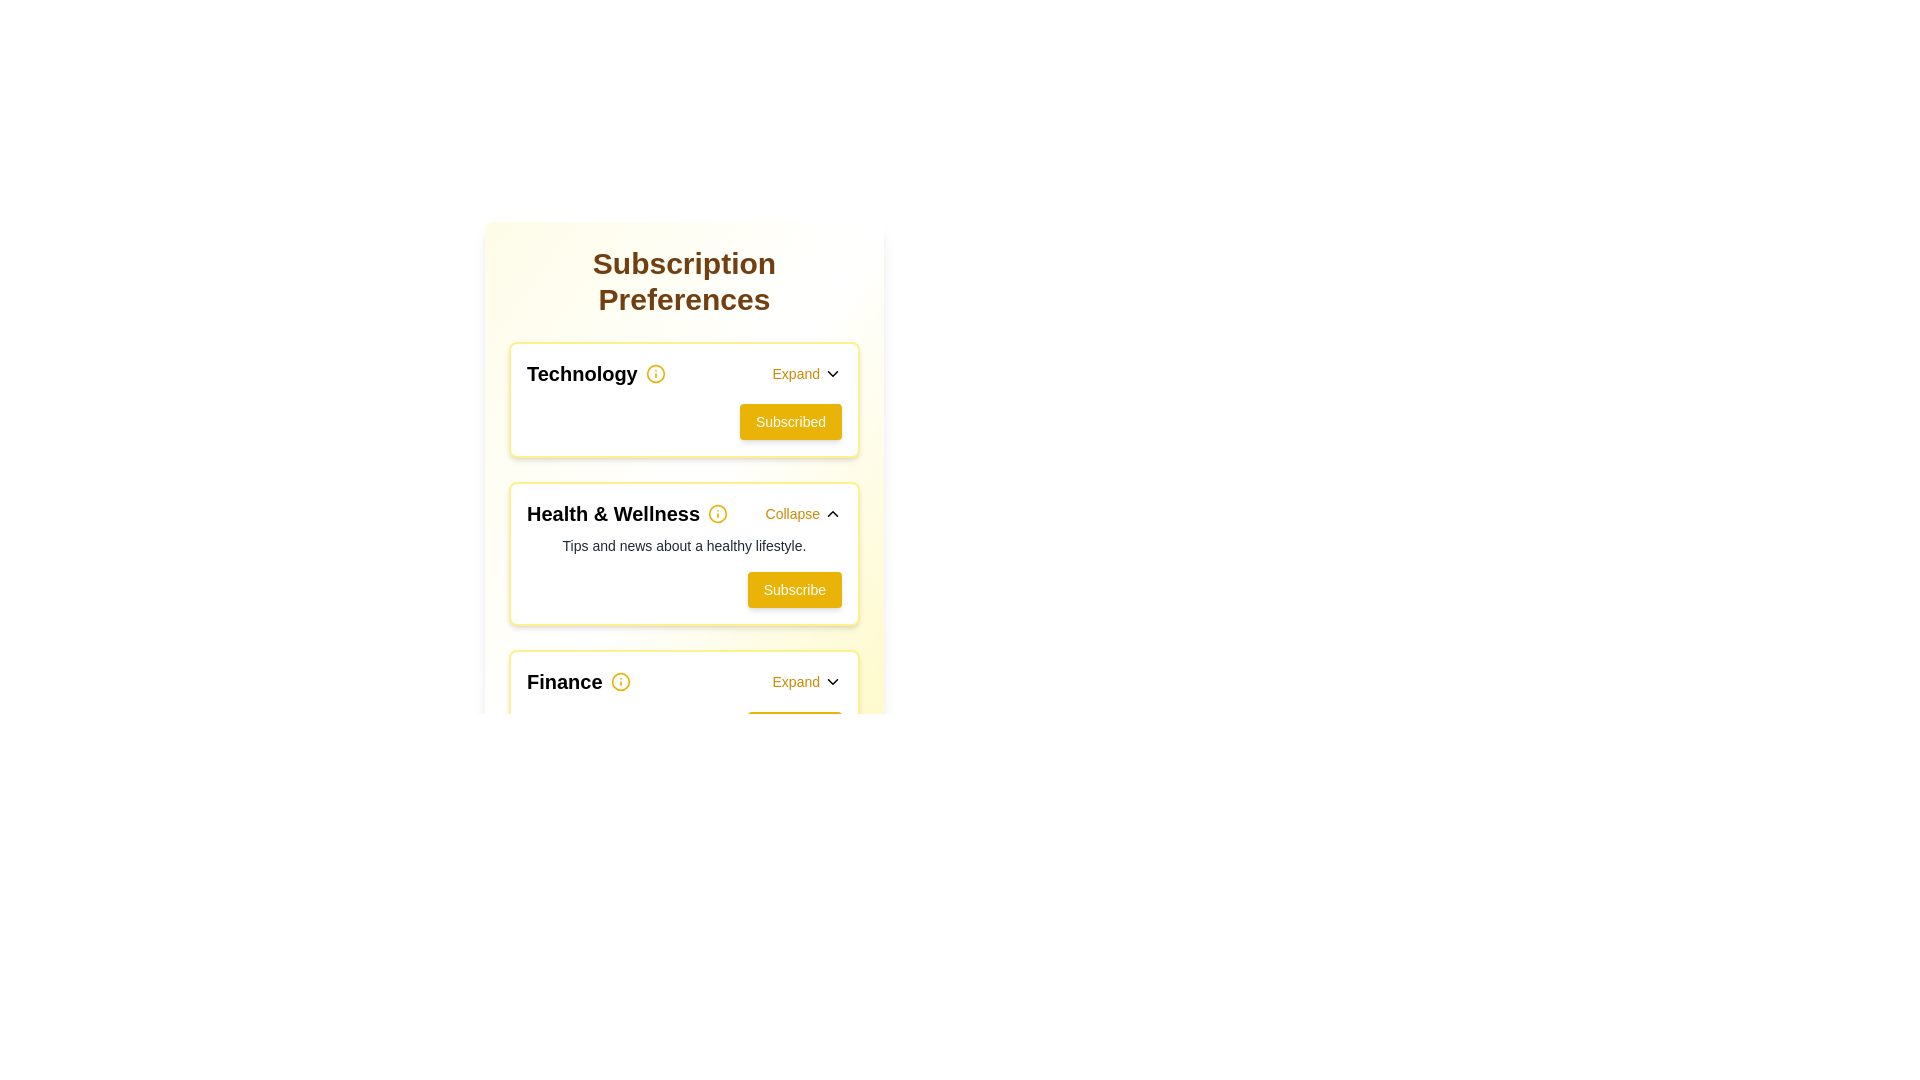 Image resolution: width=1920 pixels, height=1080 pixels. What do you see at coordinates (793, 589) in the screenshot?
I see `the 'Health & Wellness' subscription button located at the bottom right corner of the 'Subscription Preferences' interface` at bounding box center [793, 589].